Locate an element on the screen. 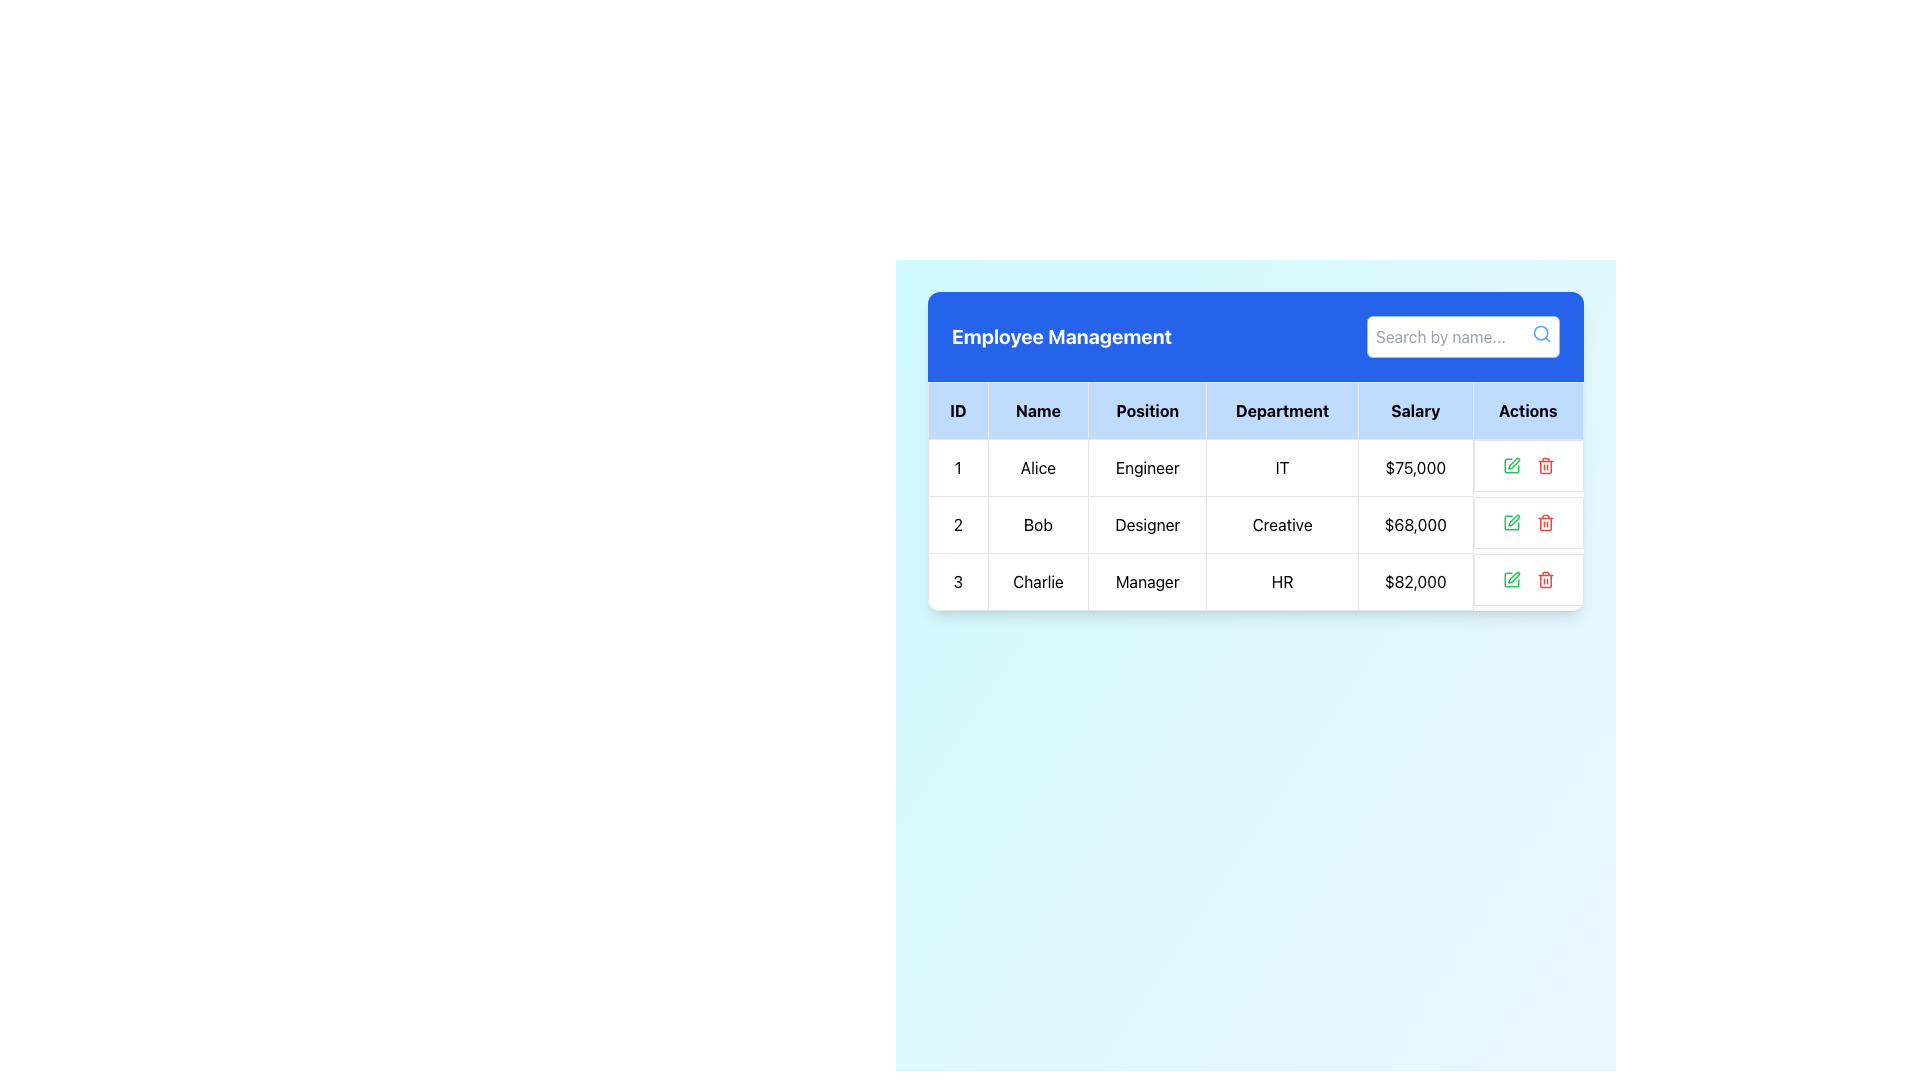 This screenshot has width=1920, height=1080. the table header cell labeled 'Salary', which is styled with a light blue background and bold black text, located between the 'Department' and 'Actions' headers in the Employee Management table is located at coordinates (1414, 410).